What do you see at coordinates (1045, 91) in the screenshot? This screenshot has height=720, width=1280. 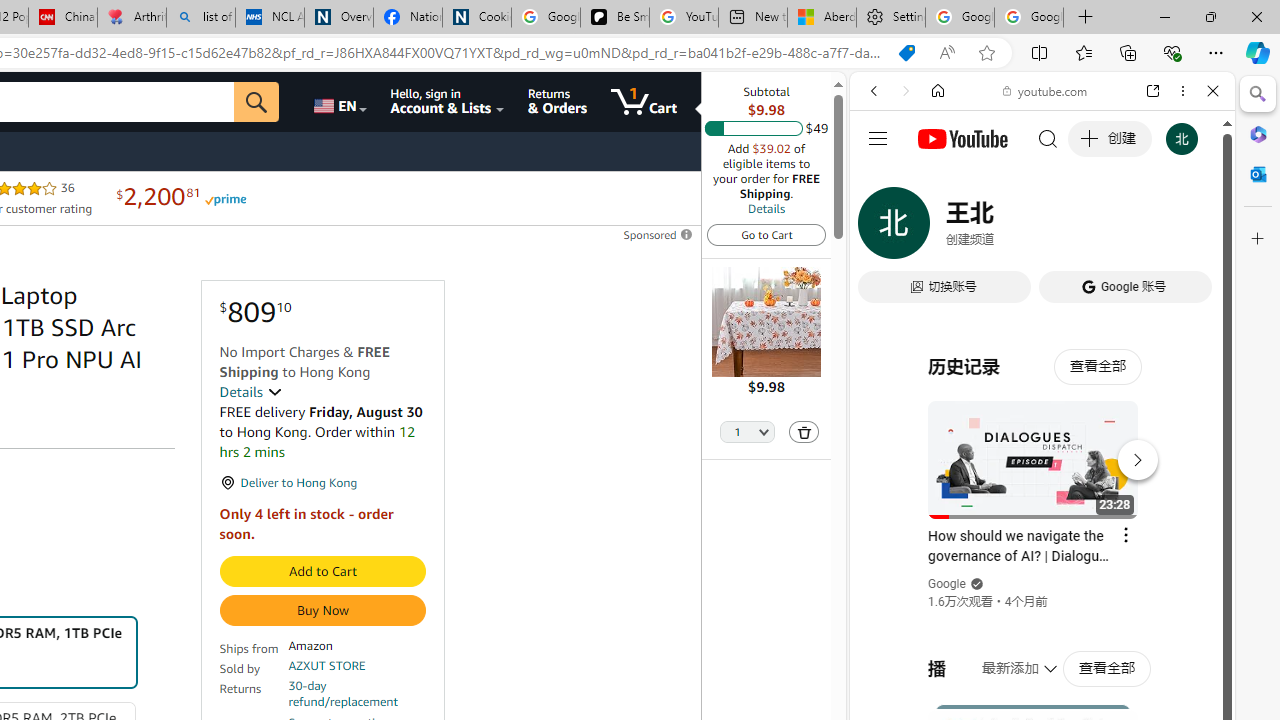 I see `'youtube.com'` at bounding box center [1045, 91].